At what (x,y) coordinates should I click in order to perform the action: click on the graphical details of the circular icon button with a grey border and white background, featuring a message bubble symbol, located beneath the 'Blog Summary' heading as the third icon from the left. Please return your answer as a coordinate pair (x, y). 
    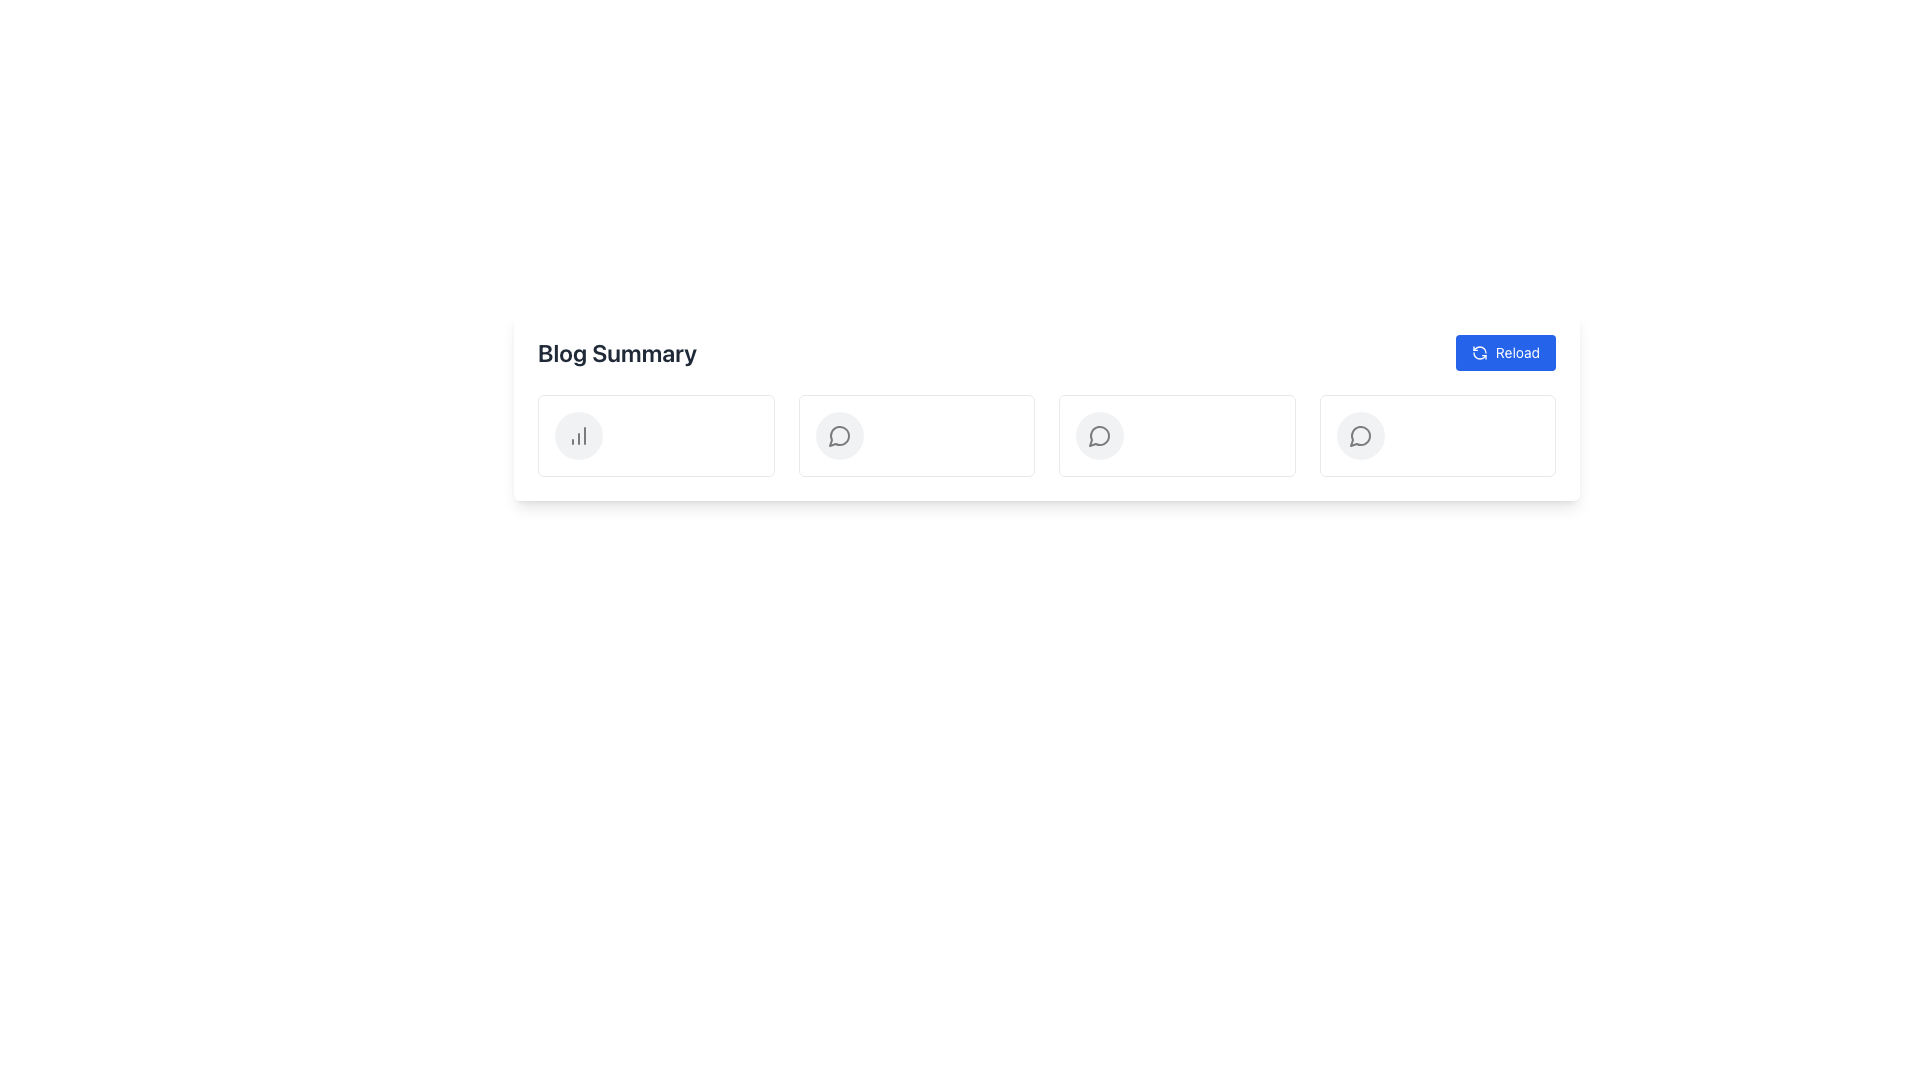
    Looking at the image, I should click on (839, 434).